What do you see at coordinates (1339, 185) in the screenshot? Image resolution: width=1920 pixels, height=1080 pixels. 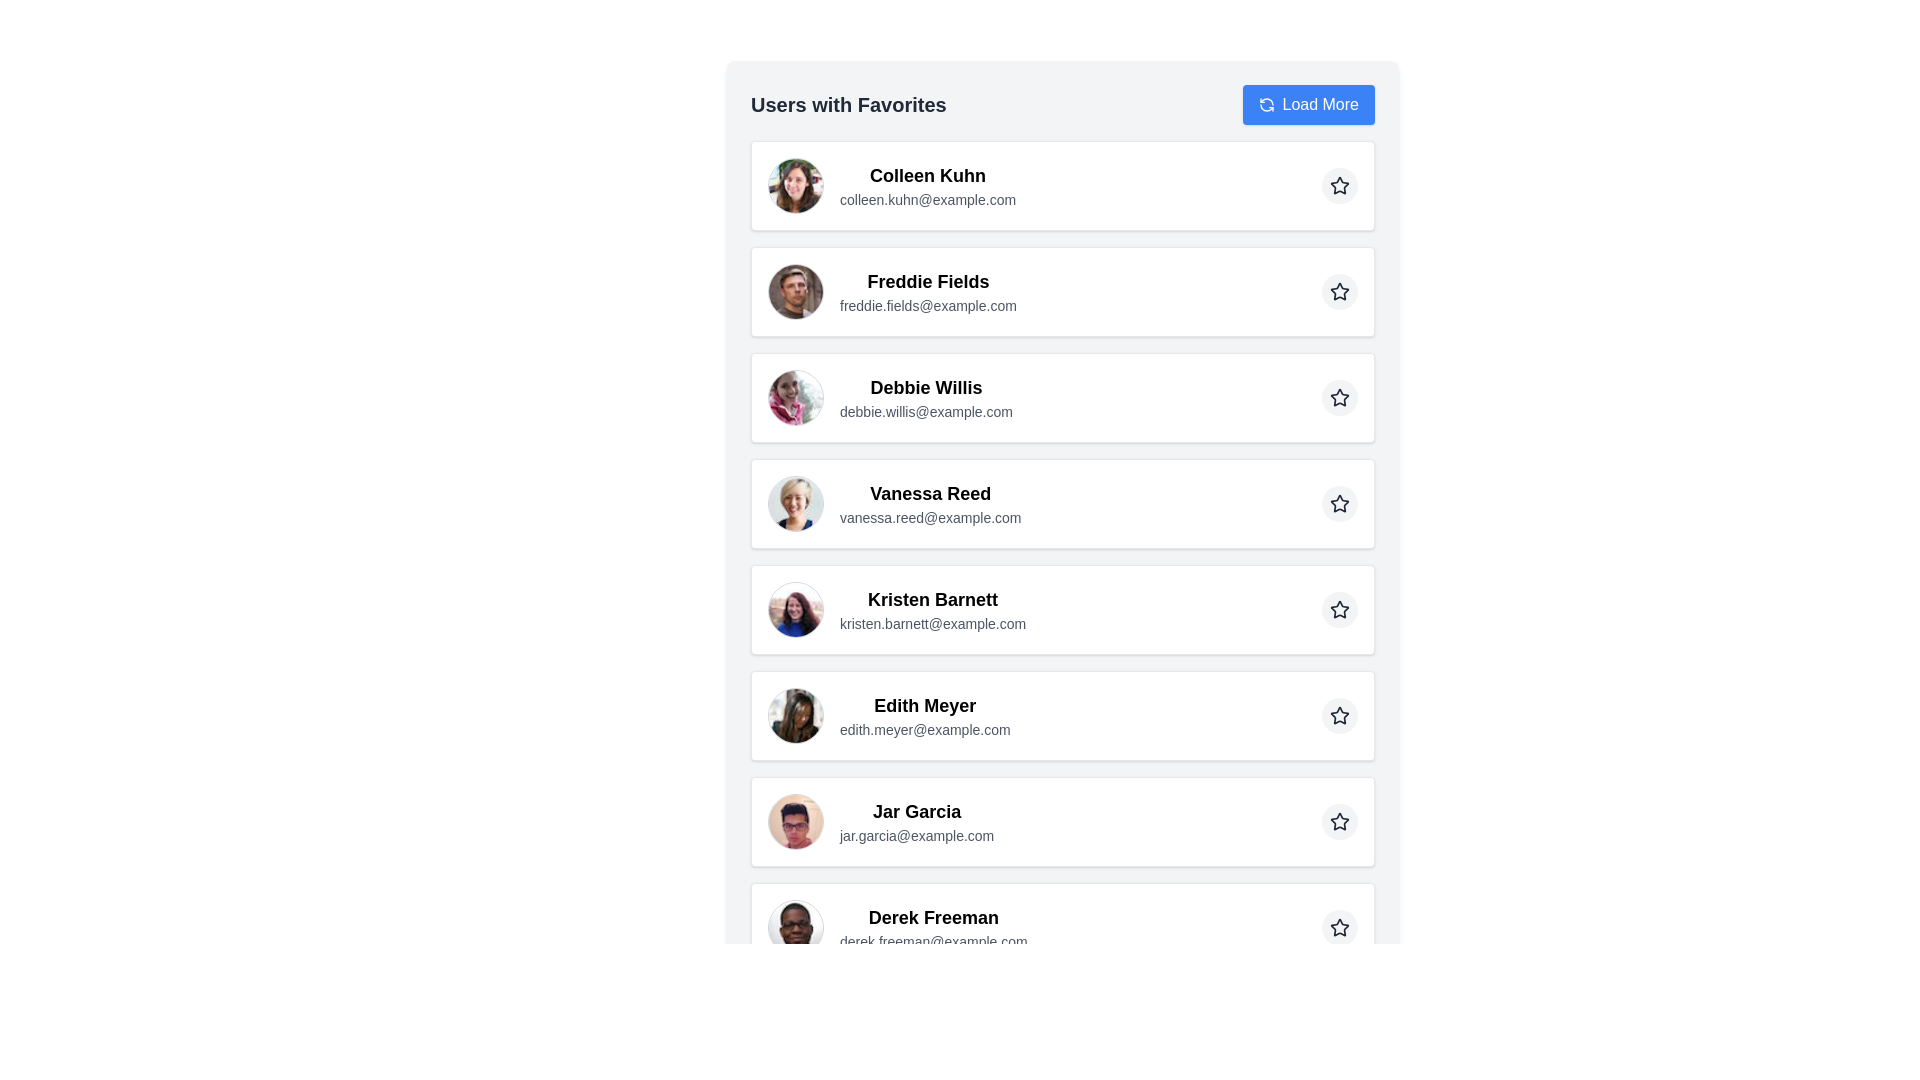 I see `the star icon next to Colleen Kuhn` at bounding box center [1339, 185].